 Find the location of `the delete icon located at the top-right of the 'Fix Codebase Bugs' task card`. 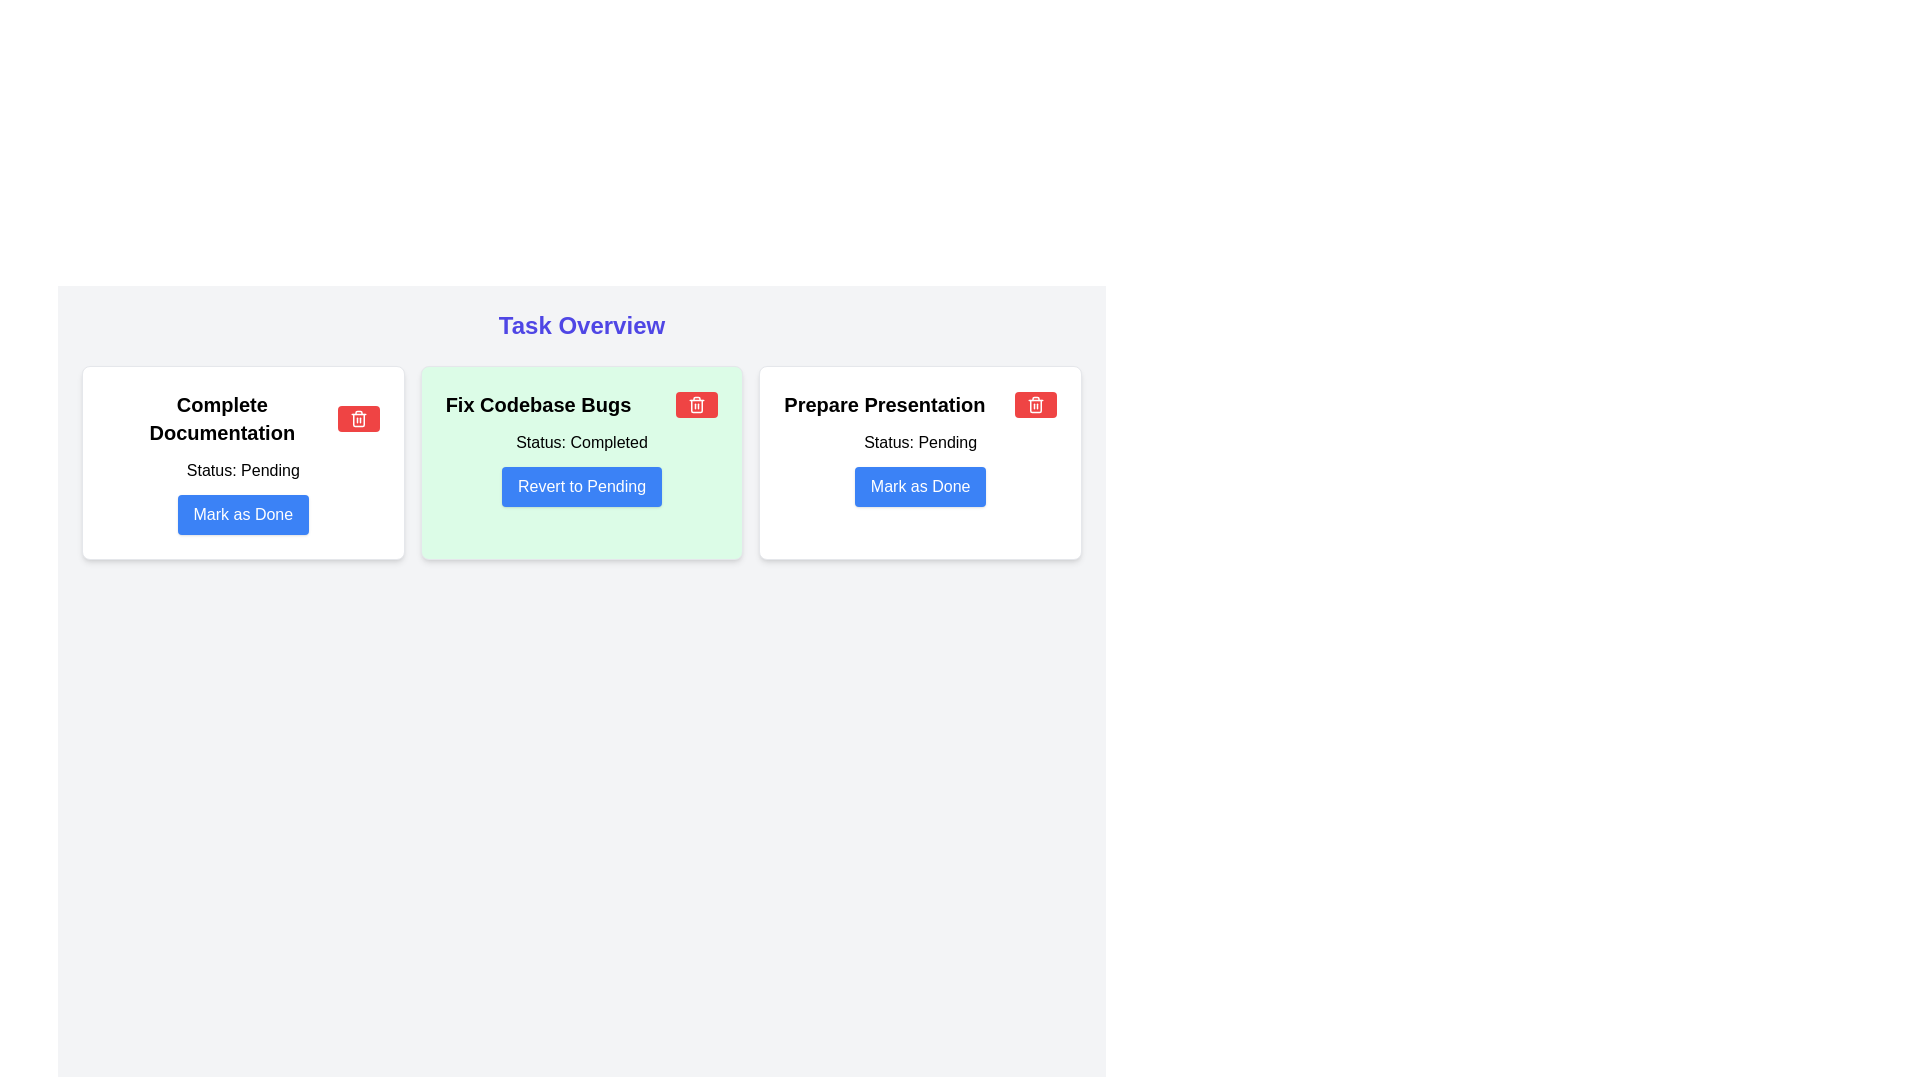

the delete icon located at the top-right of the 'Fix Codebase Bugs' task card is located at coordinates (1036, 405).